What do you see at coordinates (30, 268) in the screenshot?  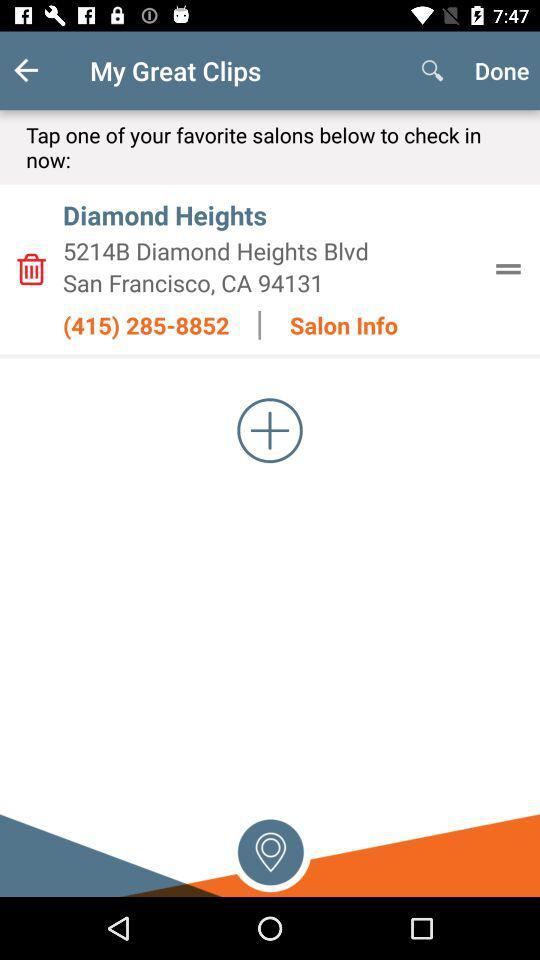 I see `delete information` at bounding box center [30, 268].